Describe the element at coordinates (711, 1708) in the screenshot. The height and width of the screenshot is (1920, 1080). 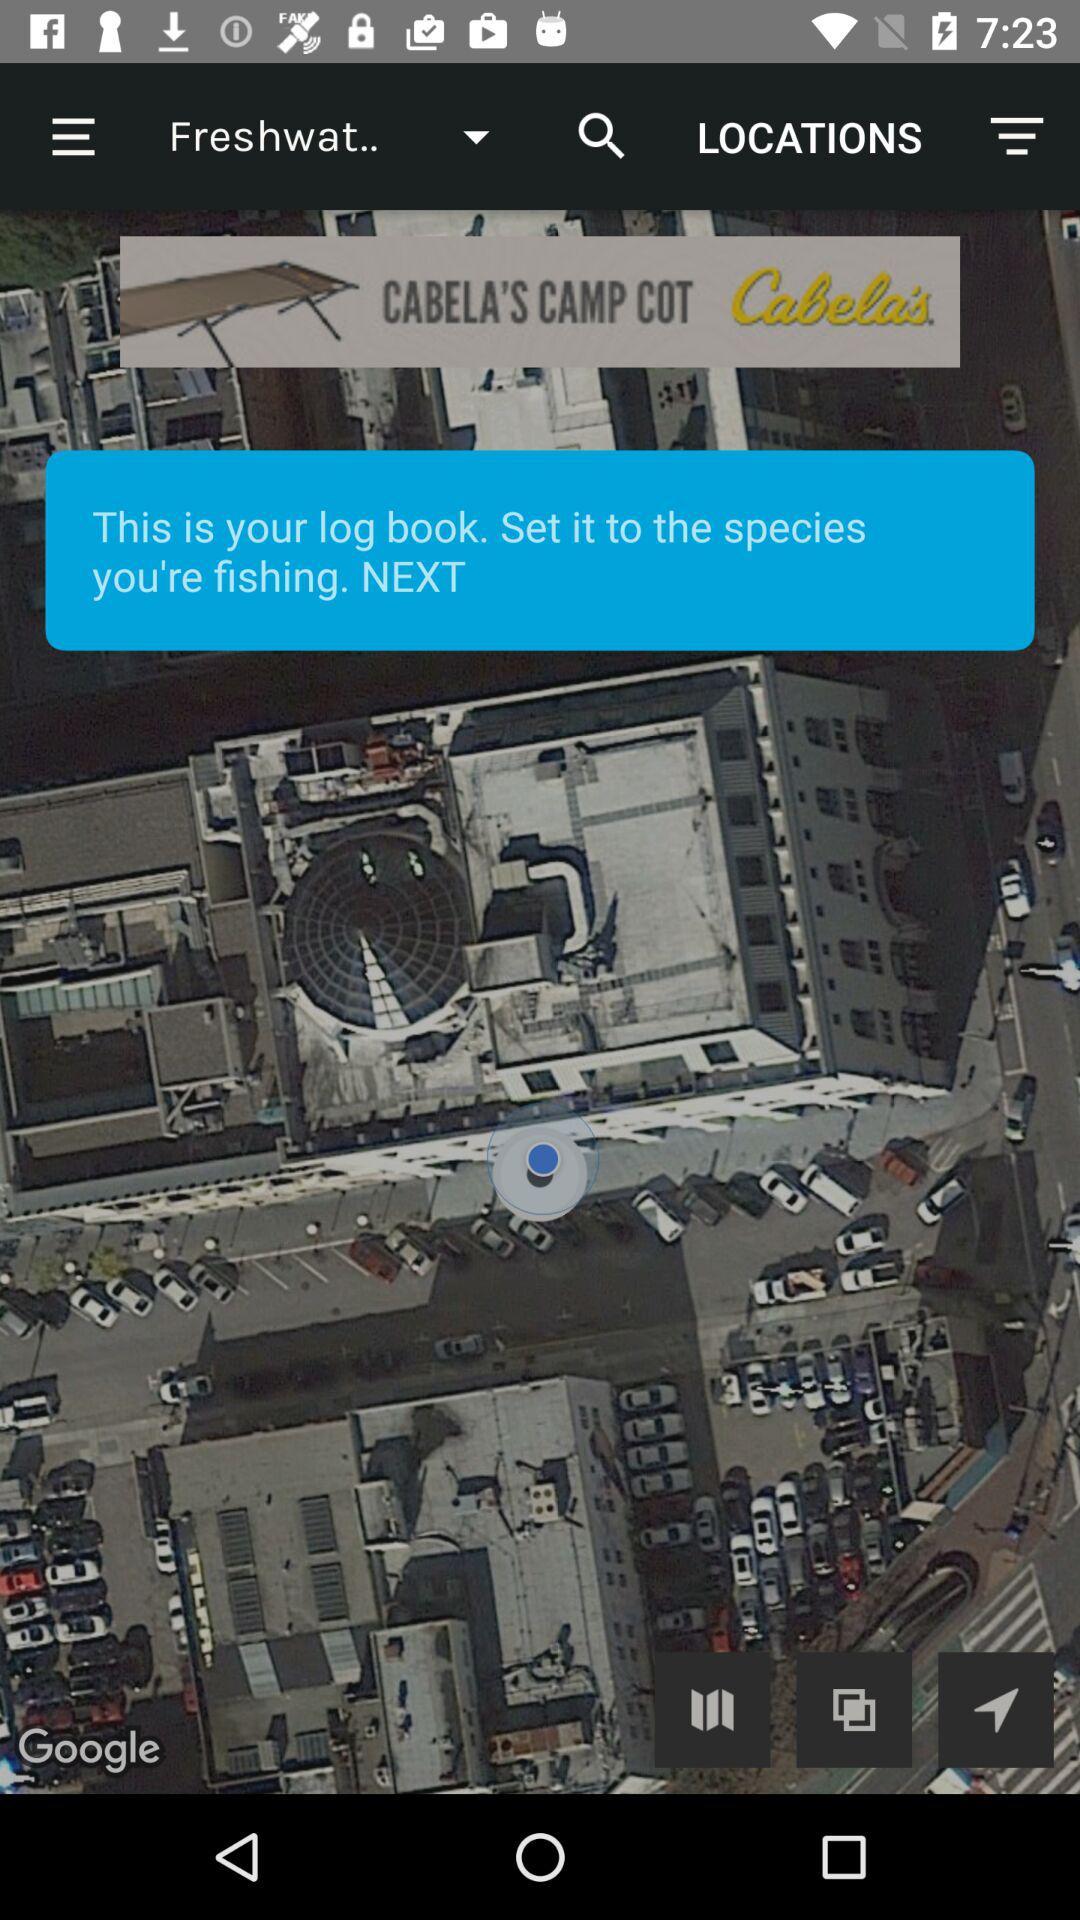
I see `log in` at that location.